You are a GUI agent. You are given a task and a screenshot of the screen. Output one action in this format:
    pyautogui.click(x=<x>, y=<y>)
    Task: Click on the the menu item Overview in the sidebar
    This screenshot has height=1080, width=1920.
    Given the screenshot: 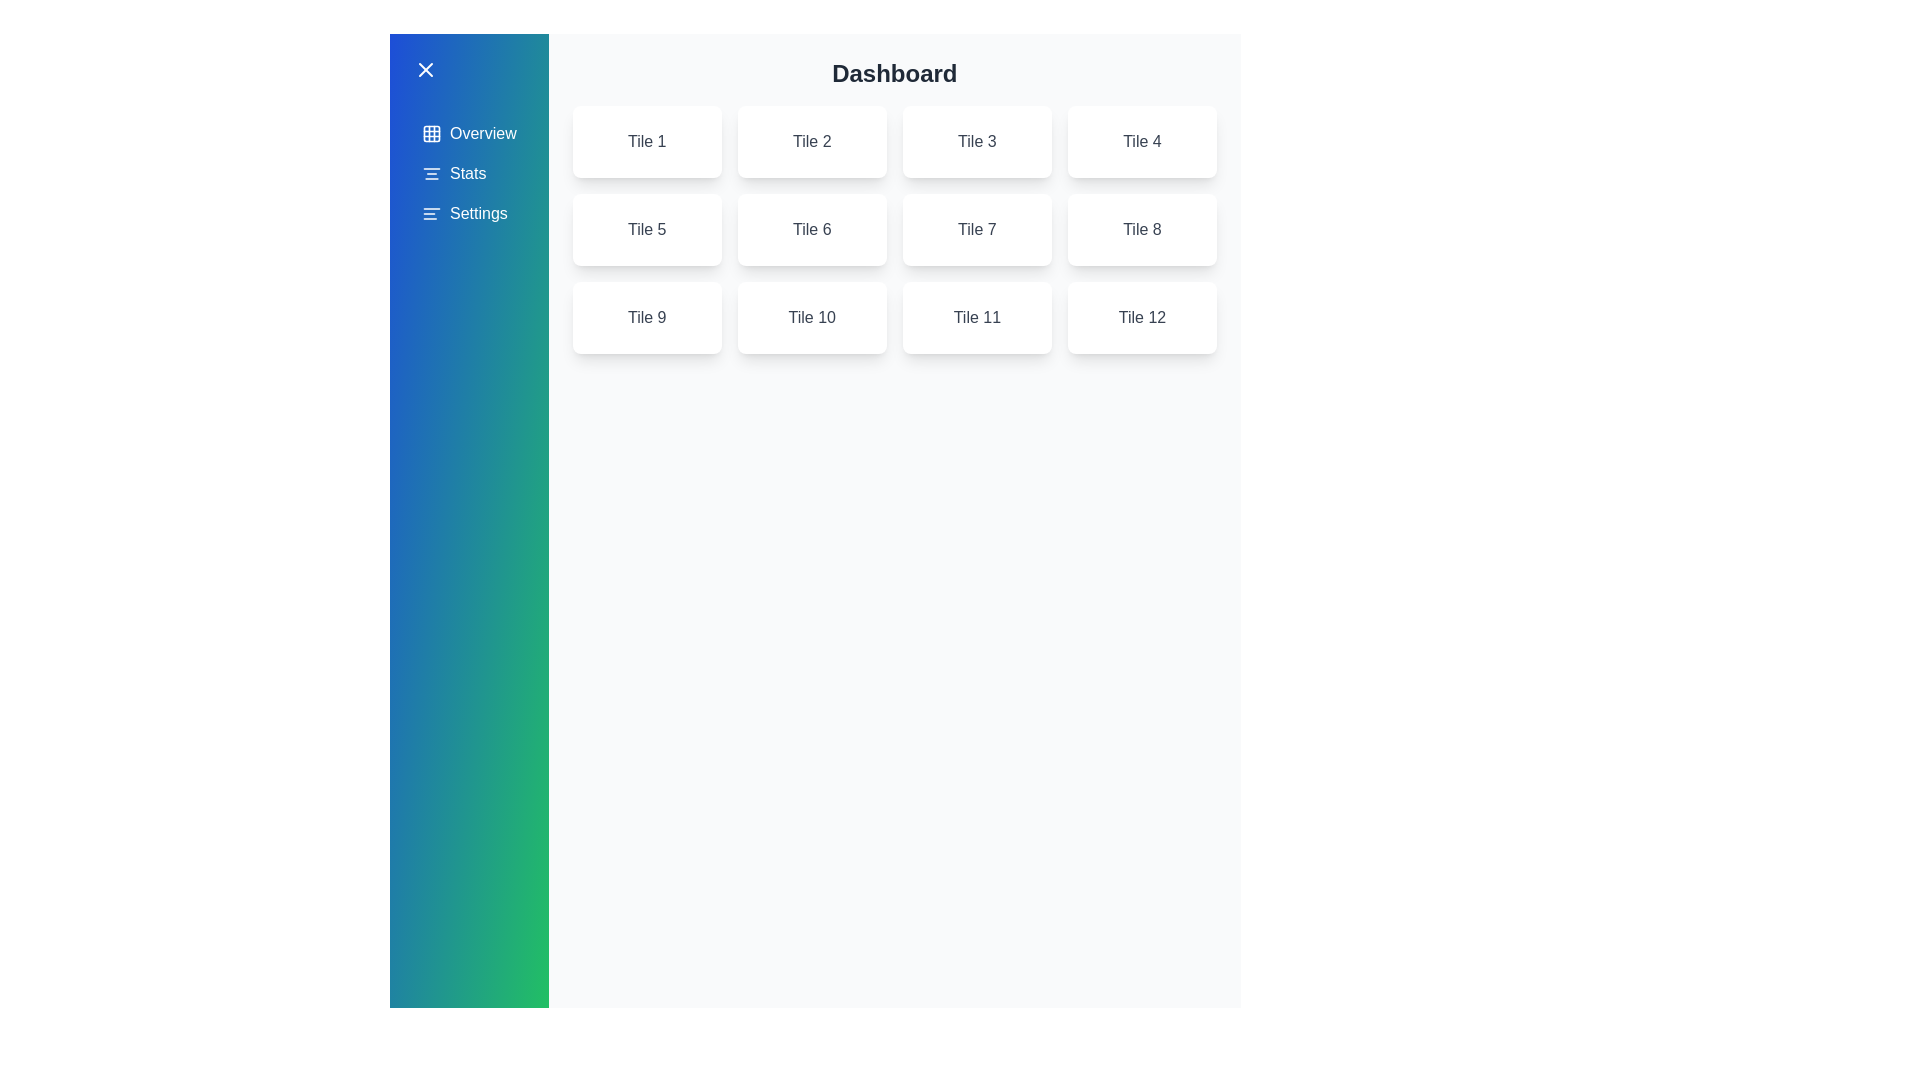 What is the action you would take?
    pyautogui.click(x=468, y=134)
    